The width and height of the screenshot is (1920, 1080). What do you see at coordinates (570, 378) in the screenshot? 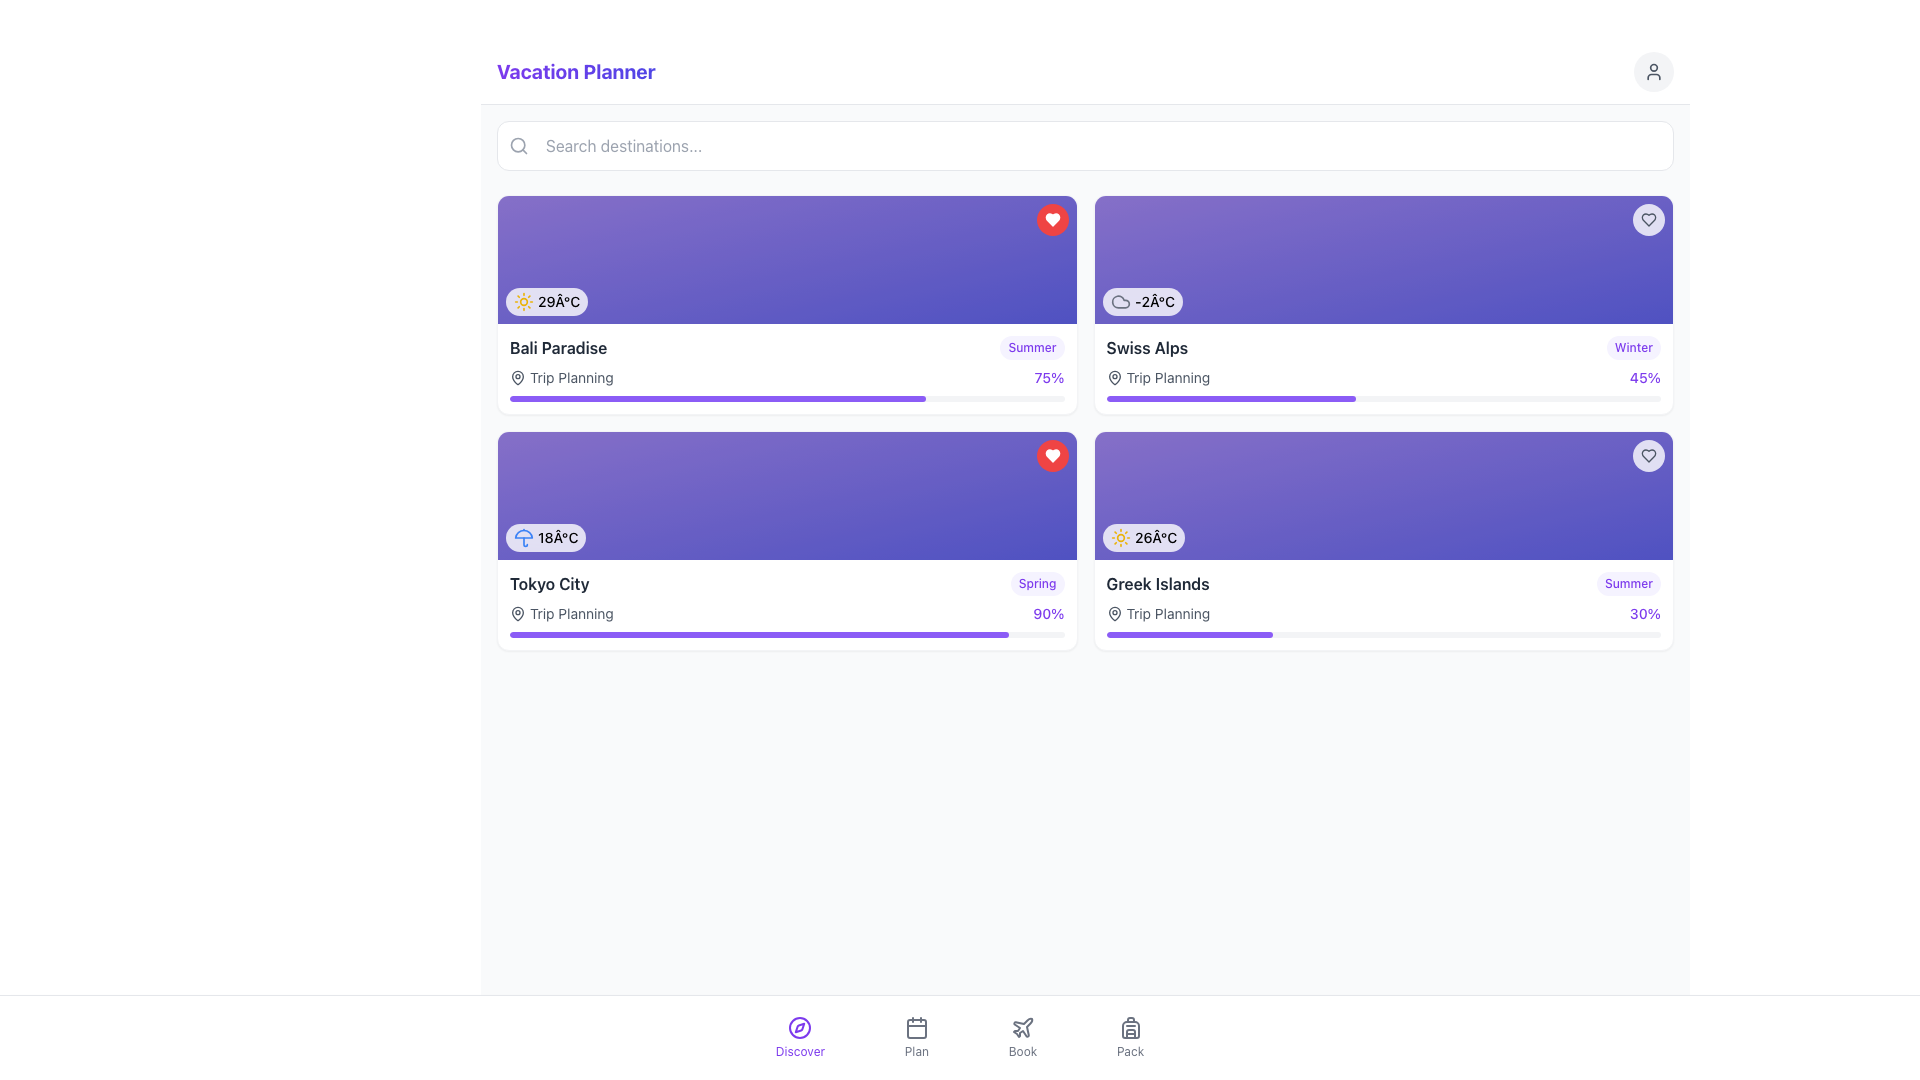
I see `static text label 'Trip Planning' located within the first vacation card for 'Bali Paradise', positioned to the right of the map pin icon` at bounding box center [570, 378].